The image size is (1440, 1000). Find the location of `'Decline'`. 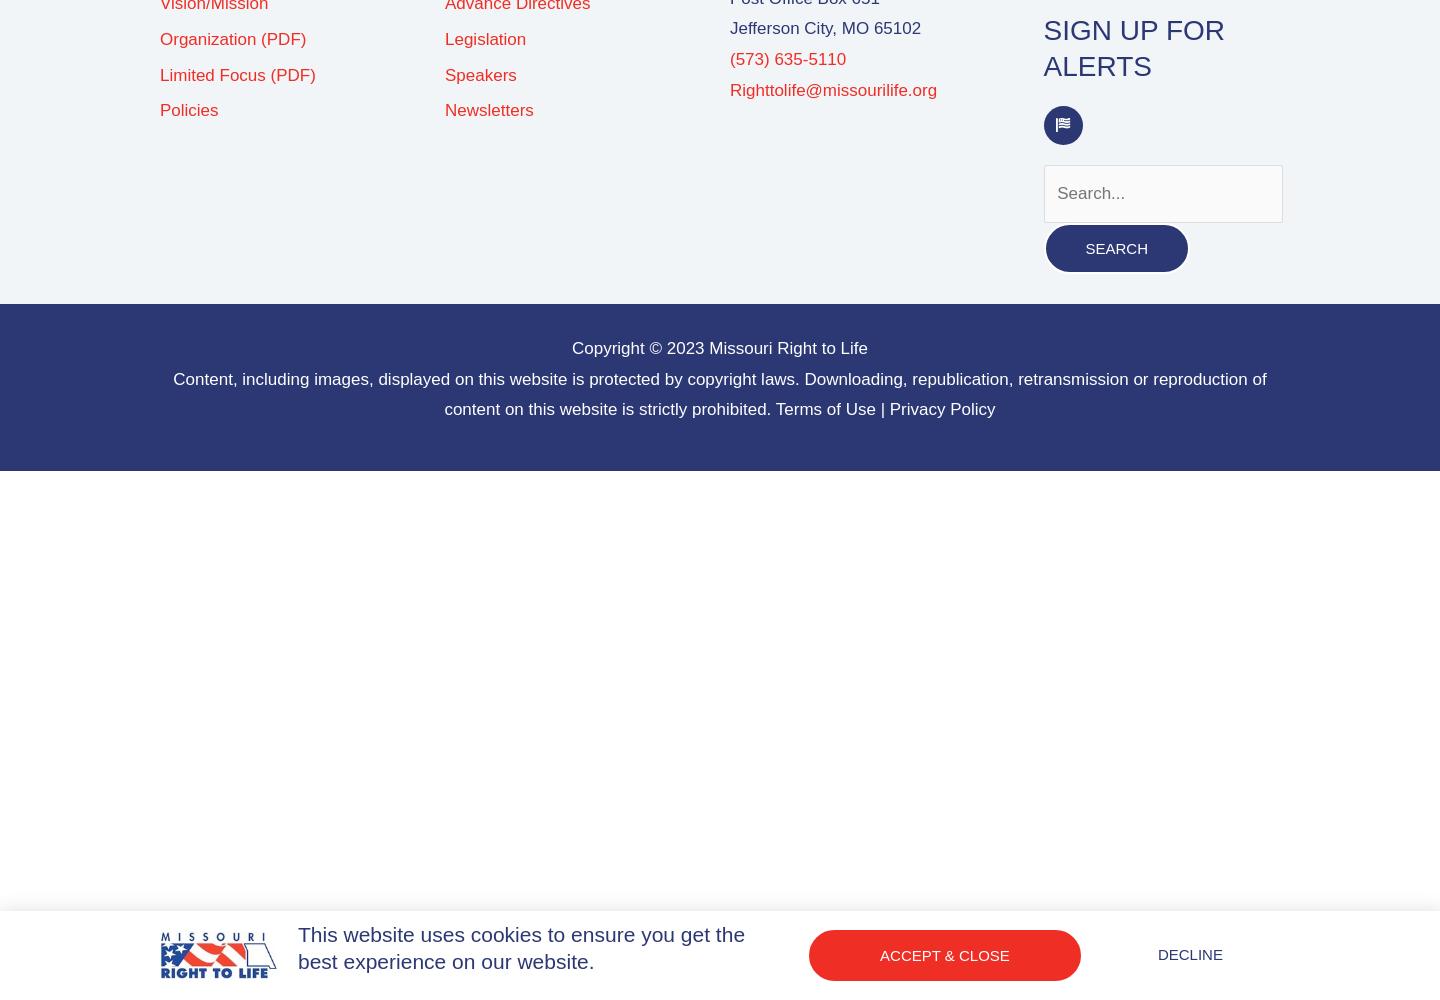

'Decline' is located at coordinates (1157, 953).